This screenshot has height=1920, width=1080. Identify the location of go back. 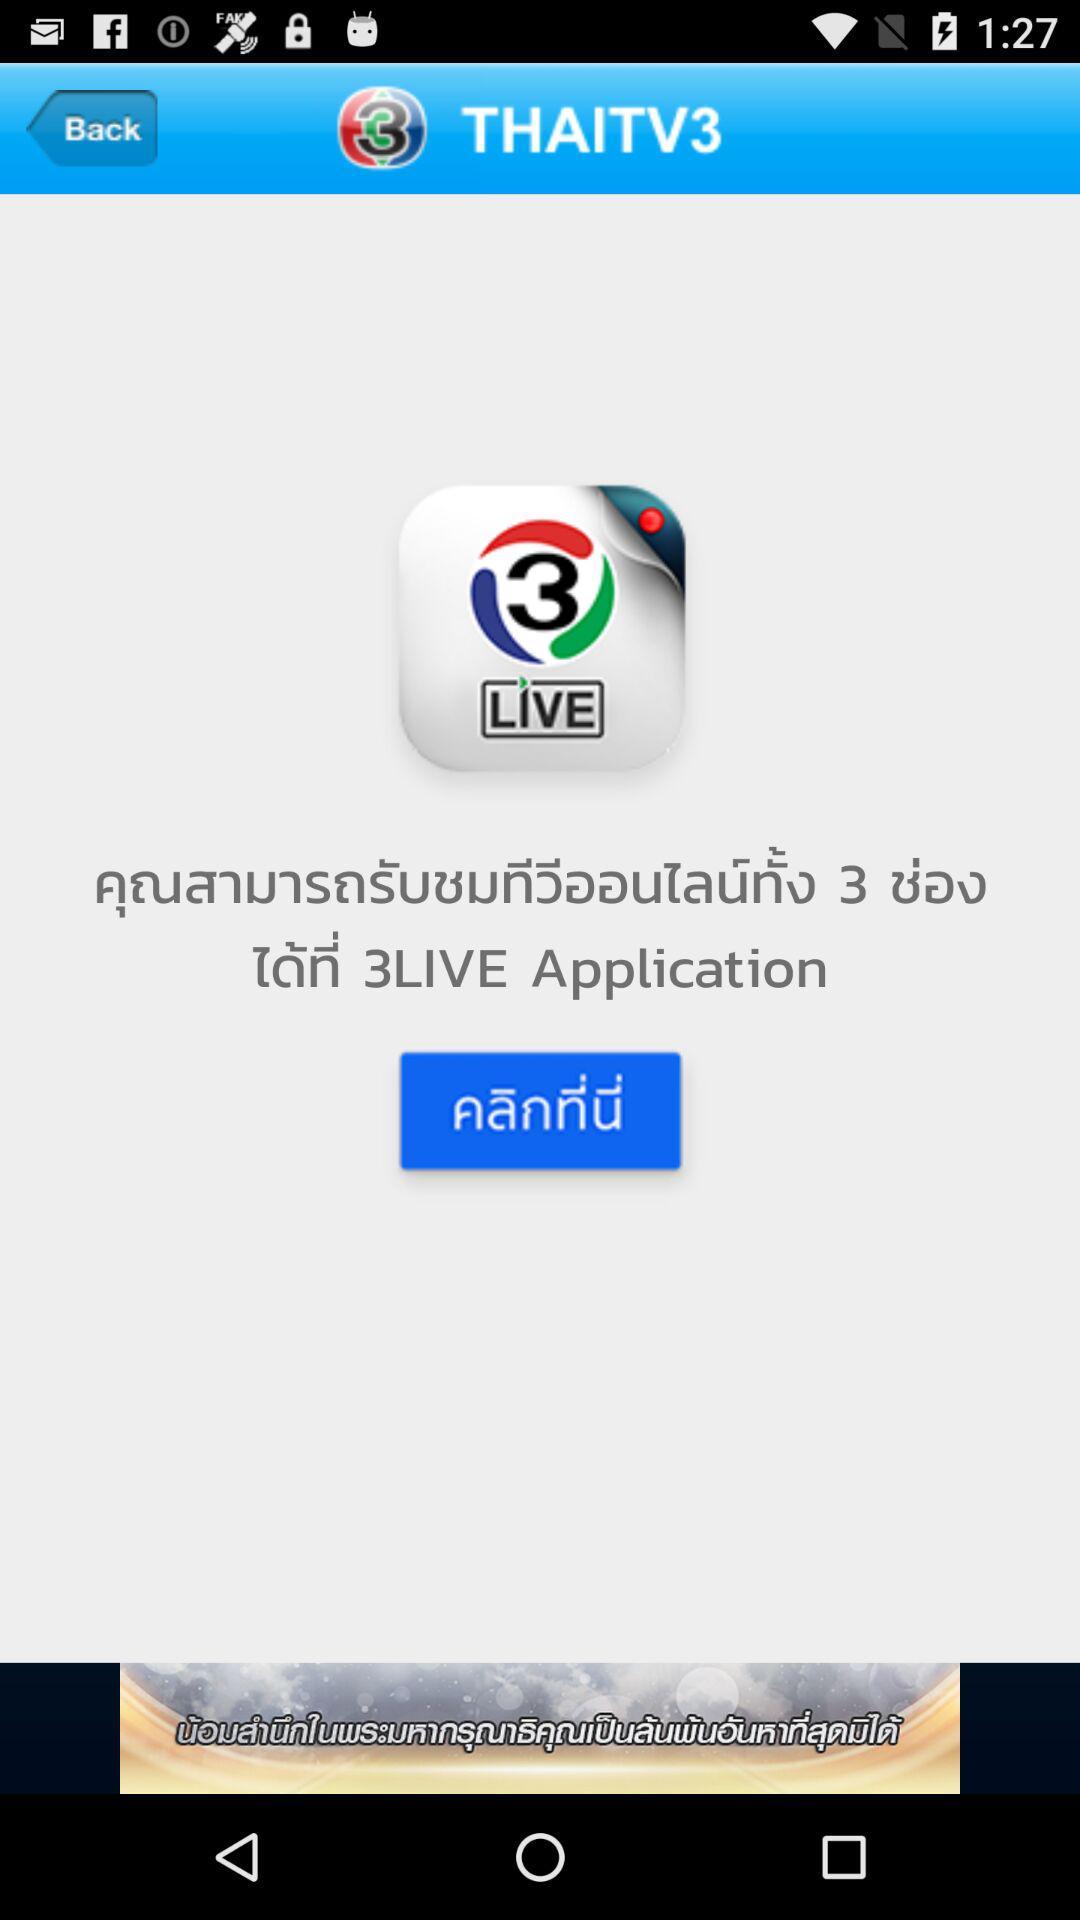
(91, 127).